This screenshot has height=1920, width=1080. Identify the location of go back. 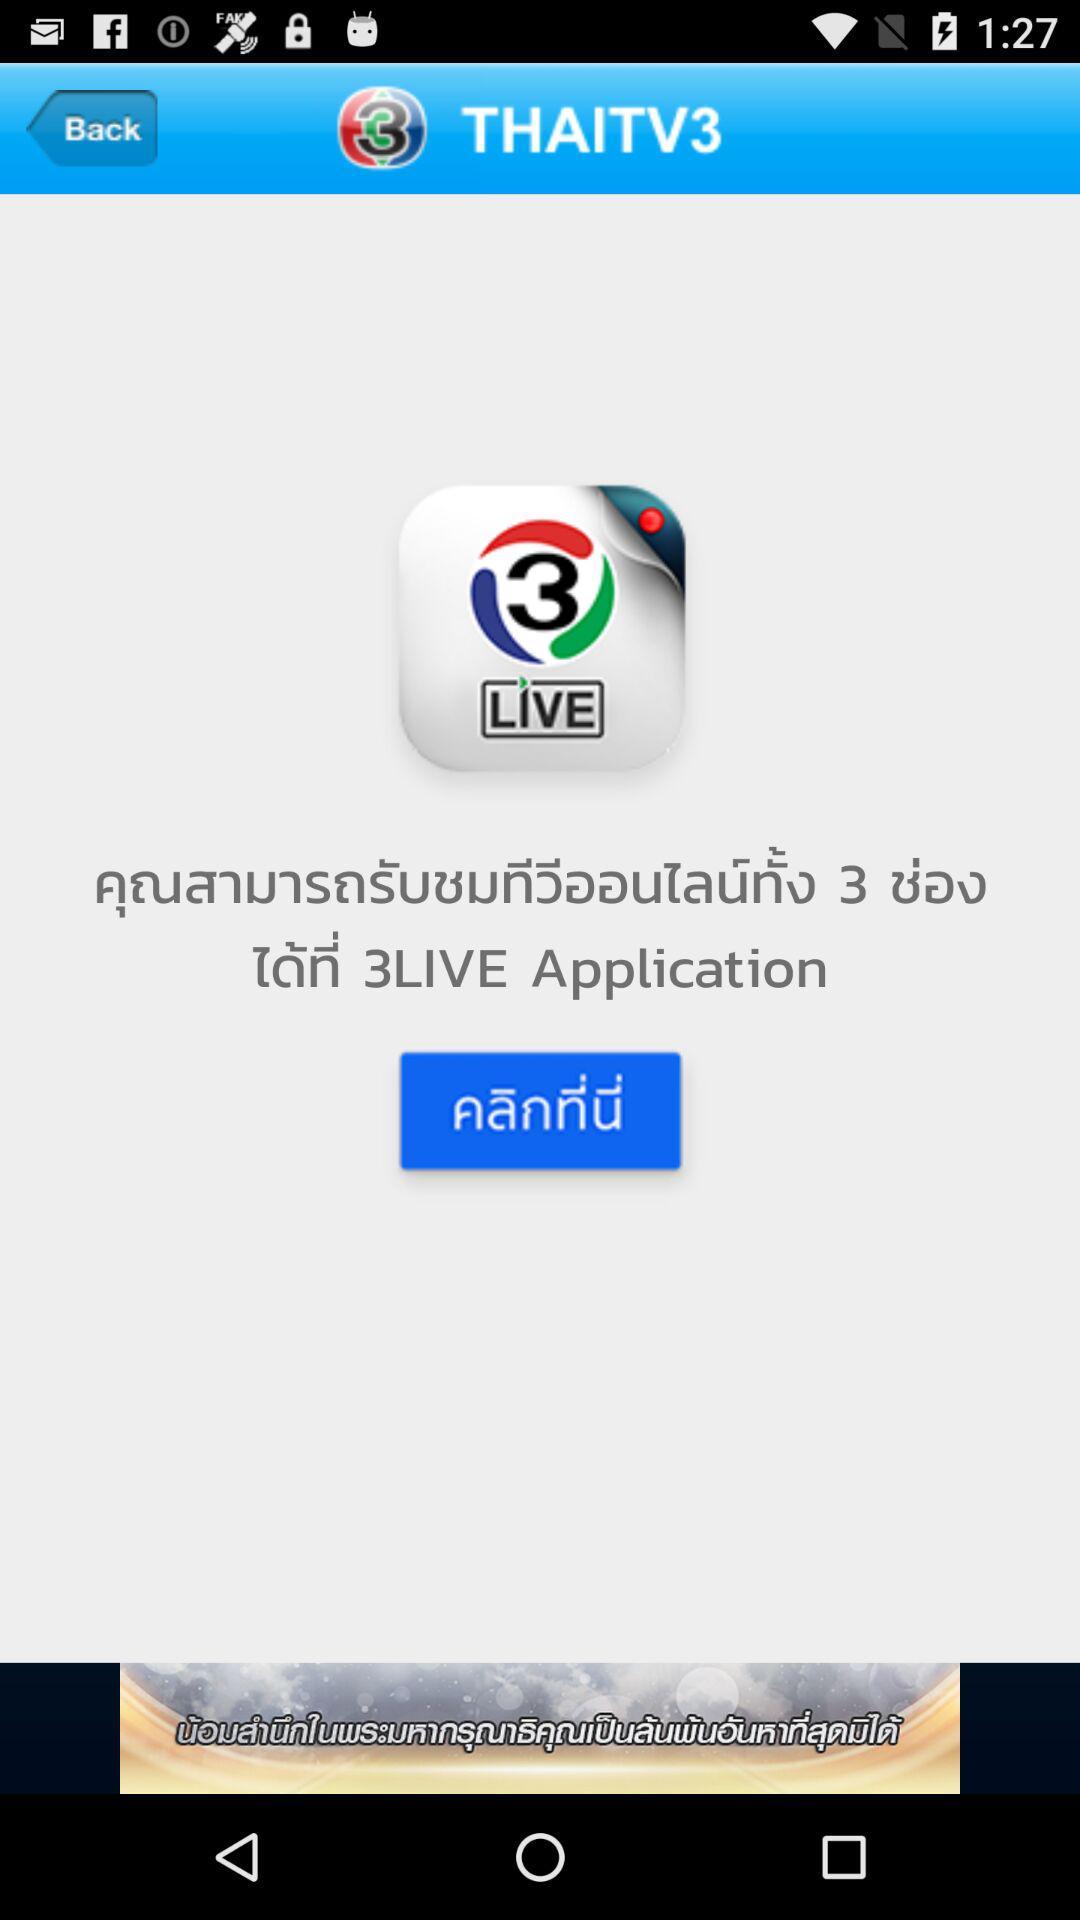
(91, 127).